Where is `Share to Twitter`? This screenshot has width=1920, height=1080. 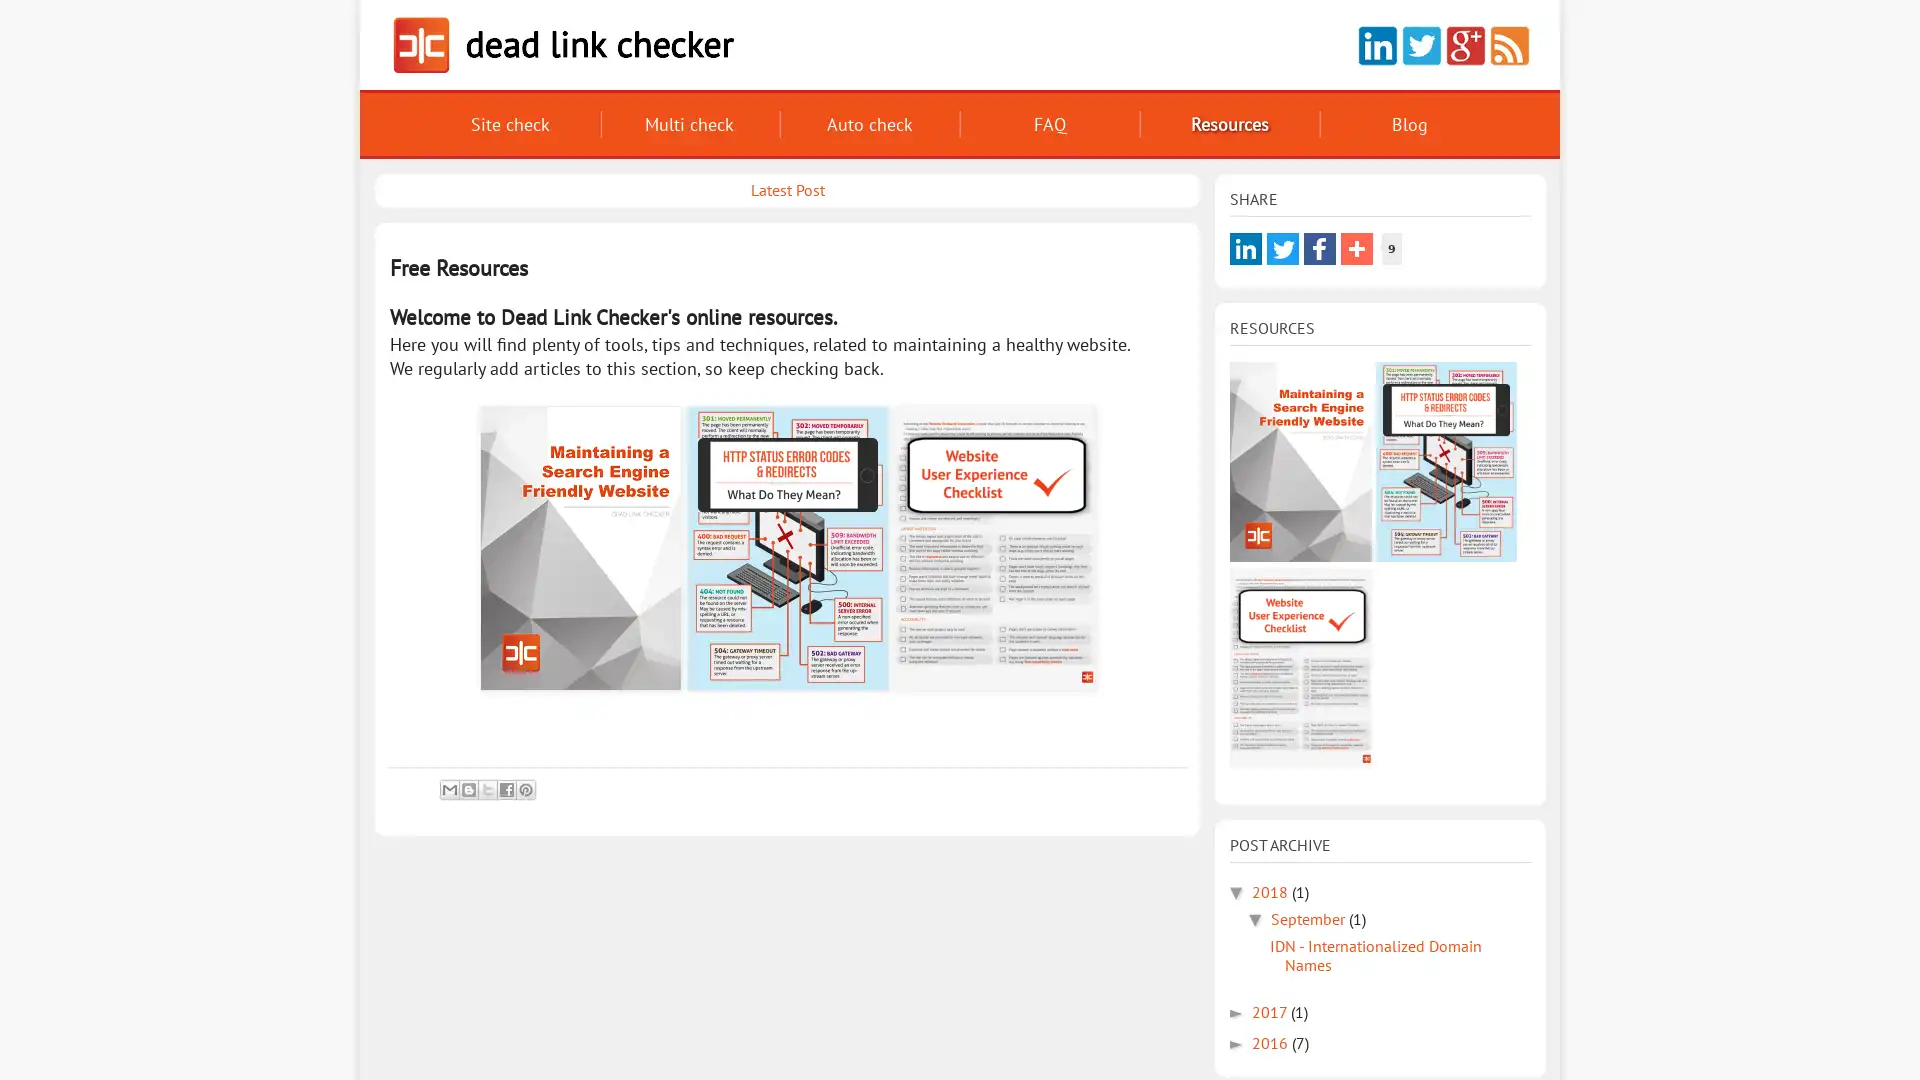 Share to Twitter is located at coordinates (1282, 248).